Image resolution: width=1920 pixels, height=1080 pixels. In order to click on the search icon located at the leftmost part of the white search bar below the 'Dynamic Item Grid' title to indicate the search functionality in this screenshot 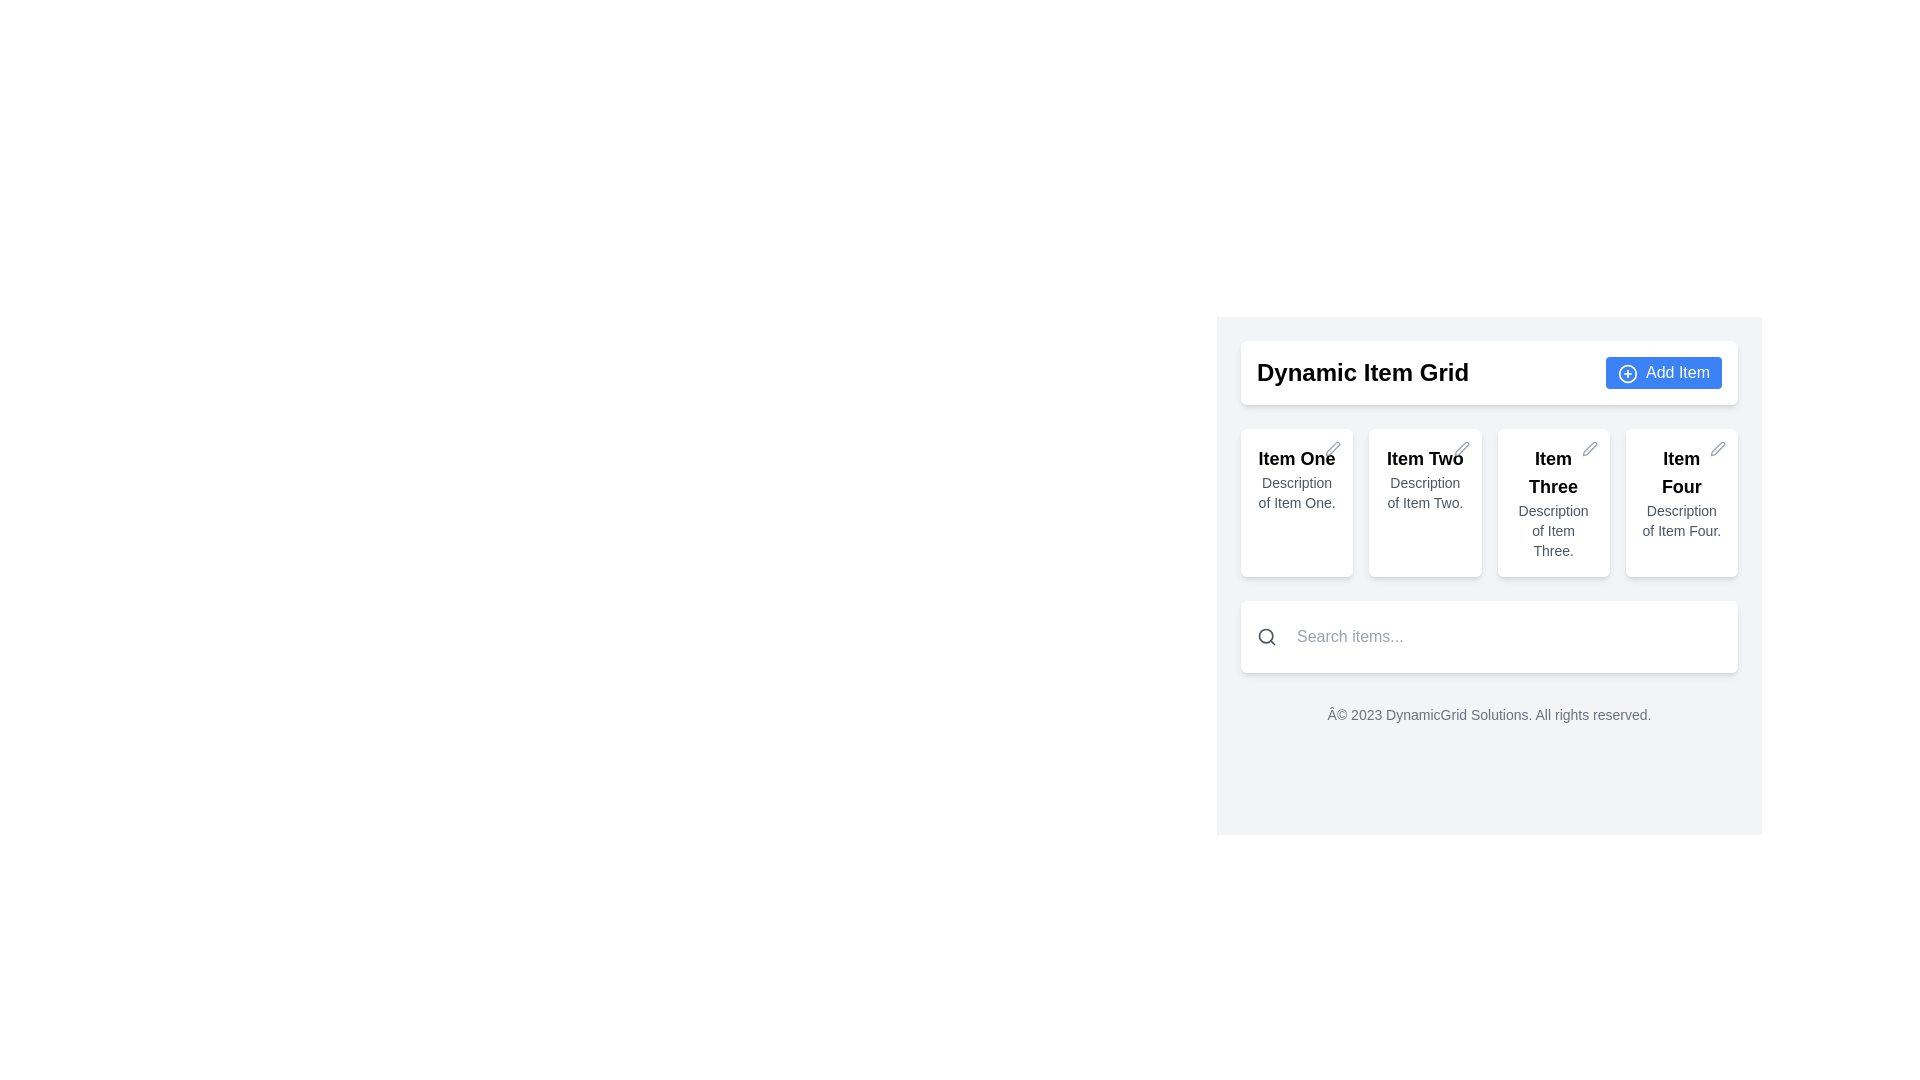, I will do `click(1266, 636)`.